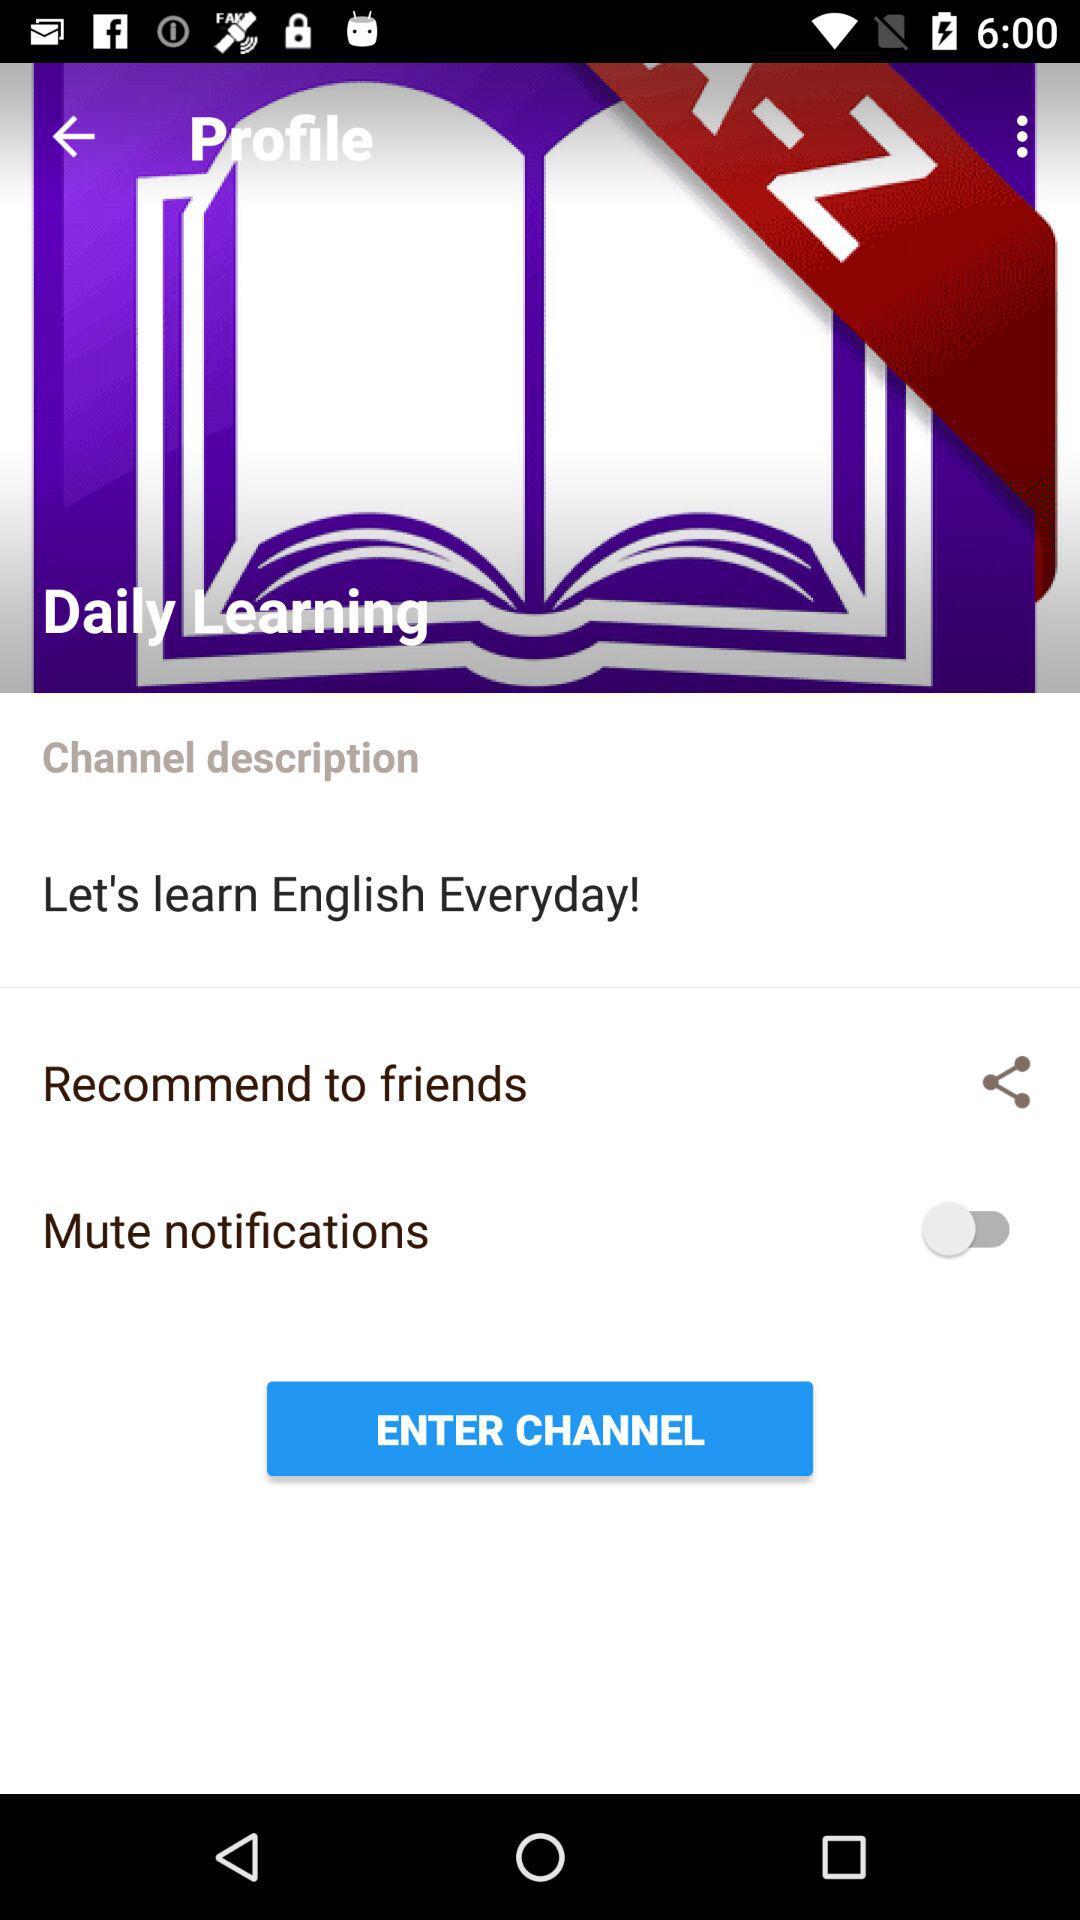 This screenshot has height=1920, width=1080. Describe the element at coordinates (1027, 135) in the screenshot. I see `icon next to the profile item` at that location.